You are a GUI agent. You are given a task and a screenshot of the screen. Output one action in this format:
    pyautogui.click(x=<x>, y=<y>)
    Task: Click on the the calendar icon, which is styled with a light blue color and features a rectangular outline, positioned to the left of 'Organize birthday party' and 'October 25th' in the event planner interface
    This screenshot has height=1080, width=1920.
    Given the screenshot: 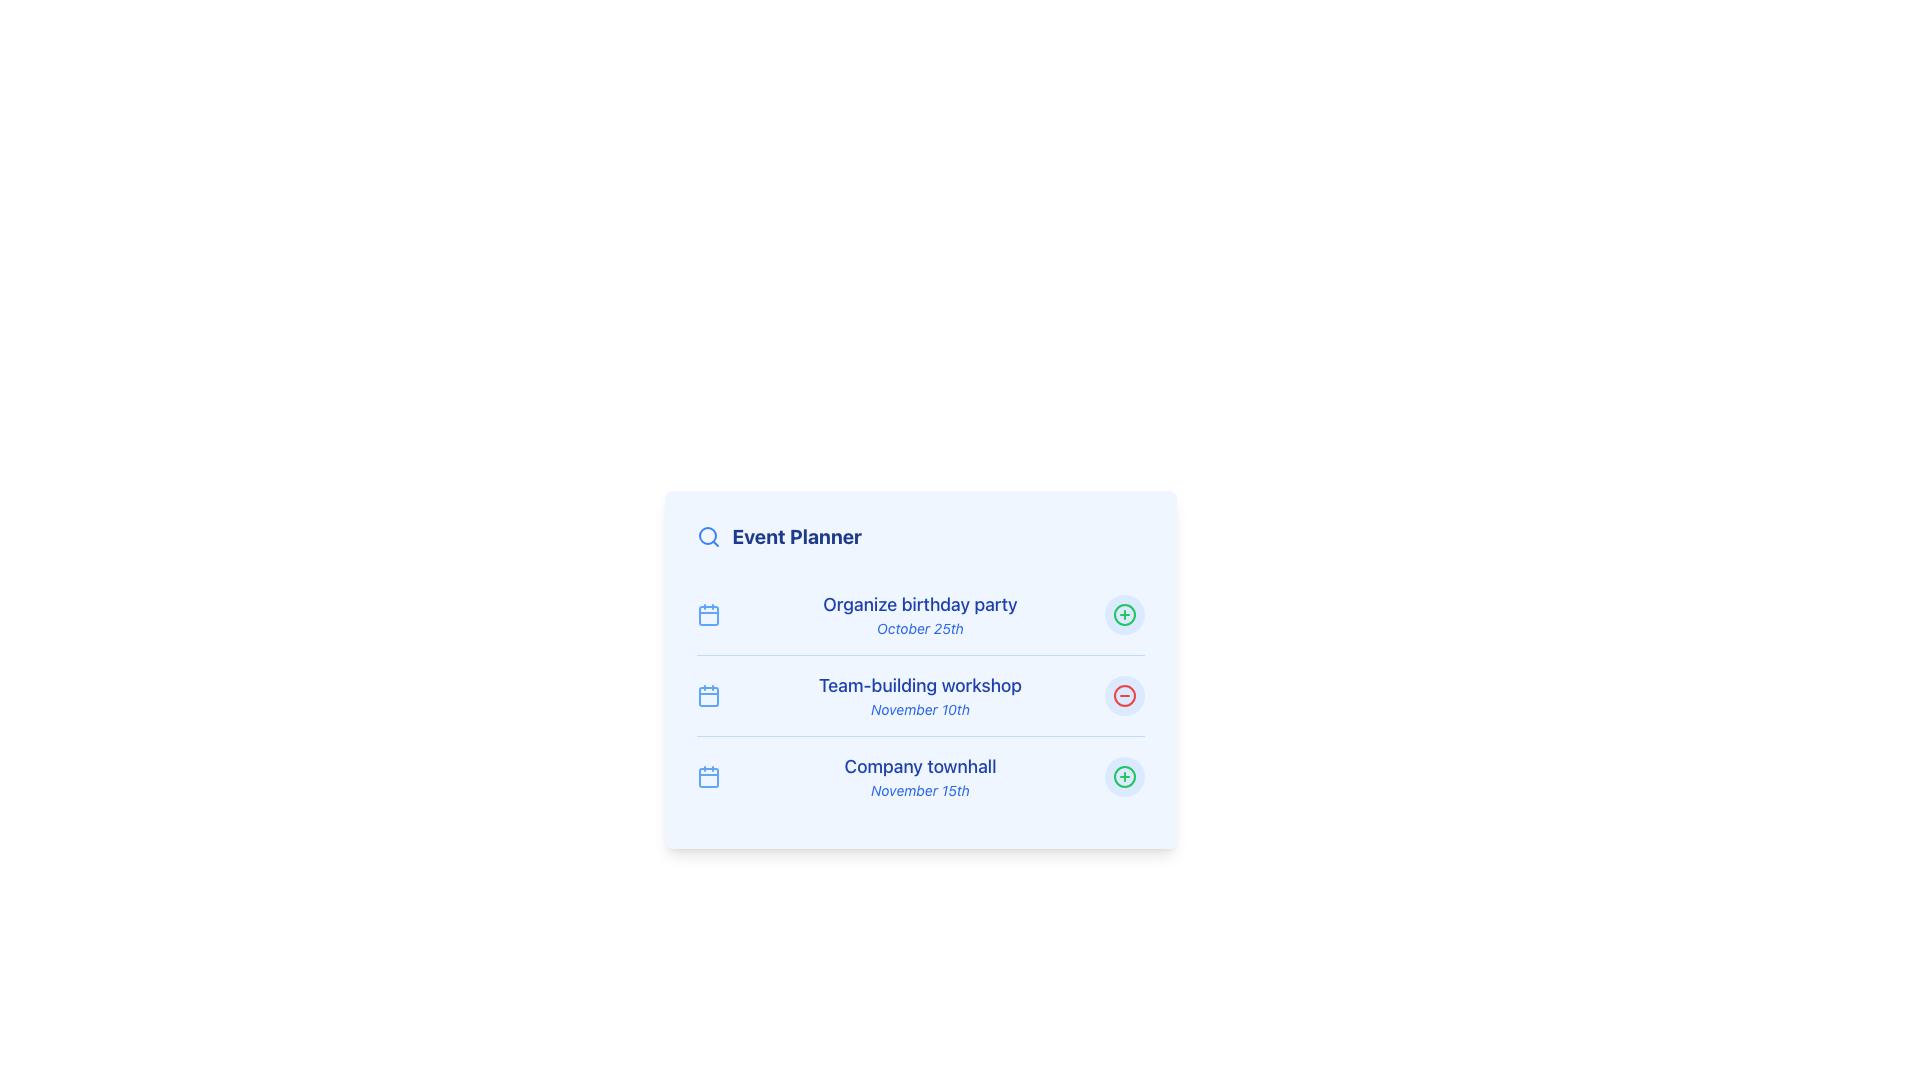 What is the action you would take?
    pyautogui.click(x=708, y=613)
    